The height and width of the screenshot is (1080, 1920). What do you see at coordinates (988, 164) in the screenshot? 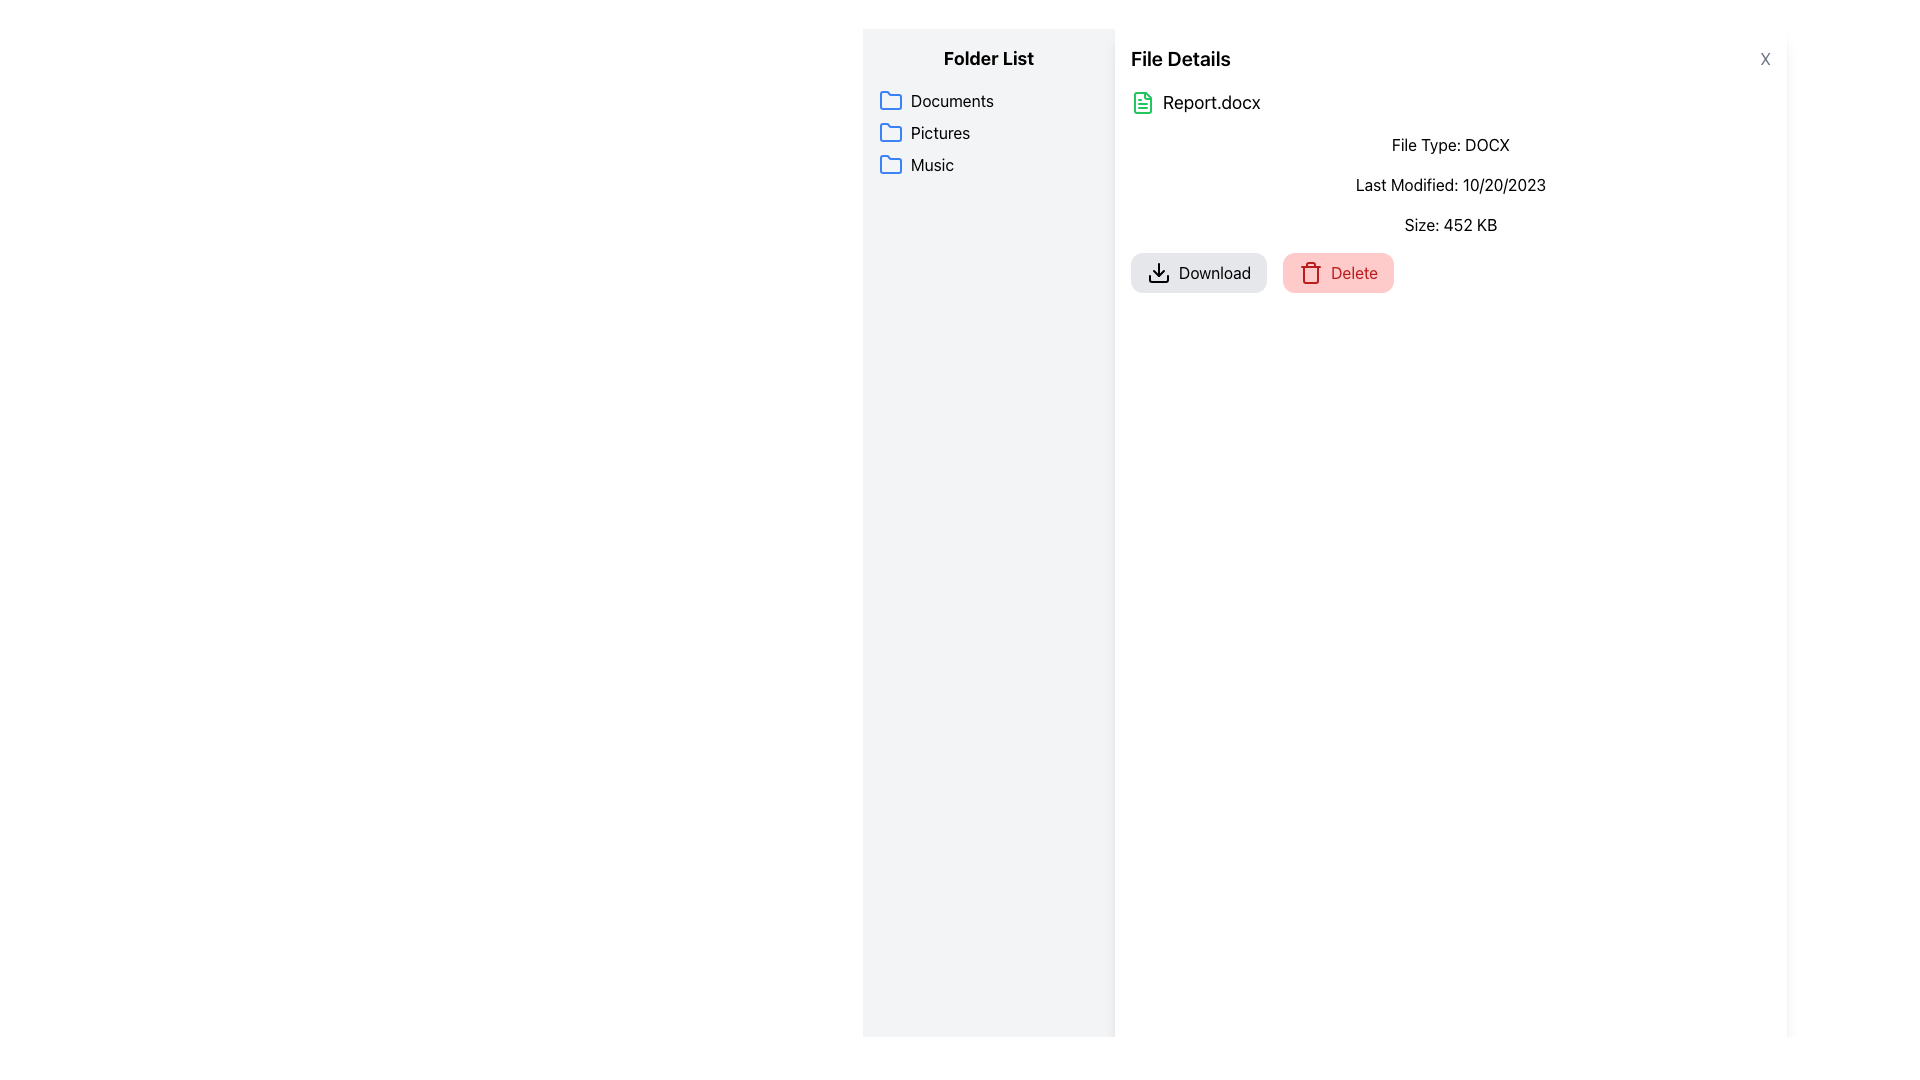
I see `the clickable list item labeled 'Music' in the 'Folder List' section` at bounding box center [988, 164].